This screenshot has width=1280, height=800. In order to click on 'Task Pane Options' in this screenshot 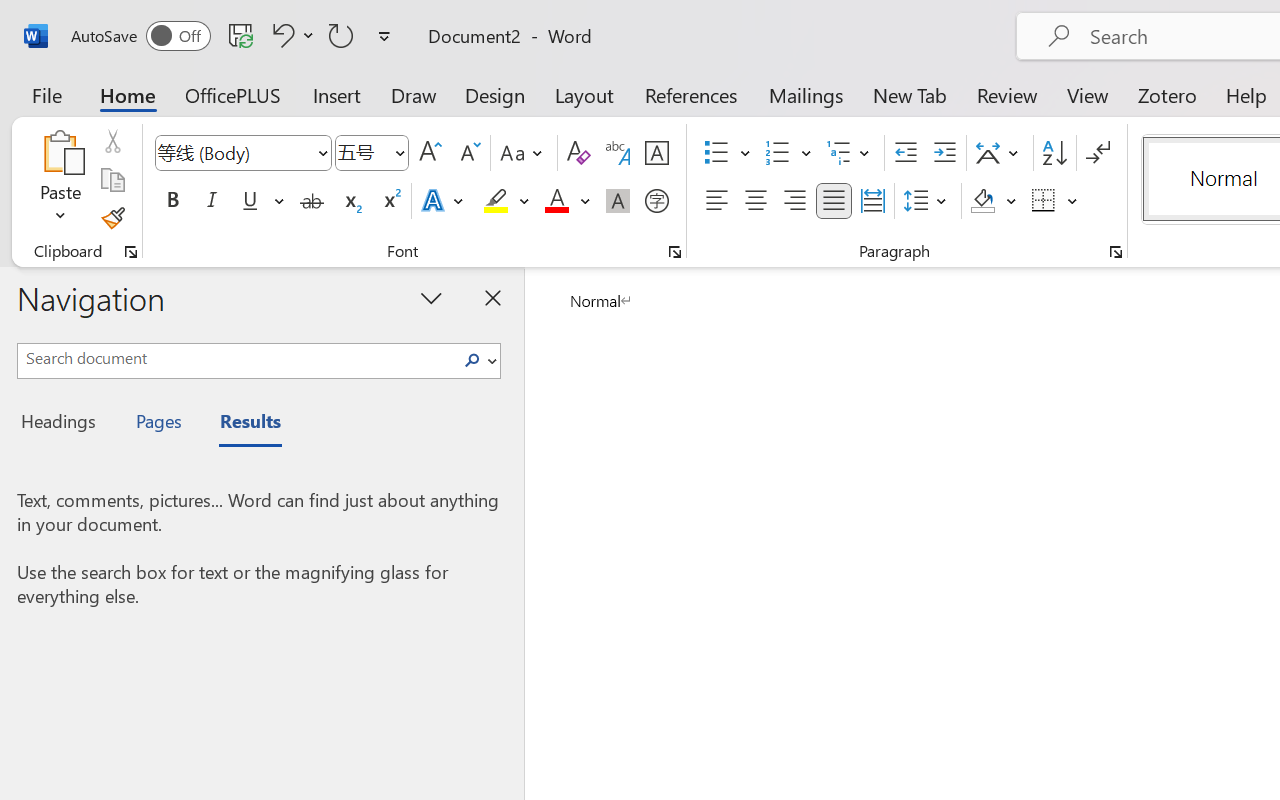, I will do `click(431, 297)`.